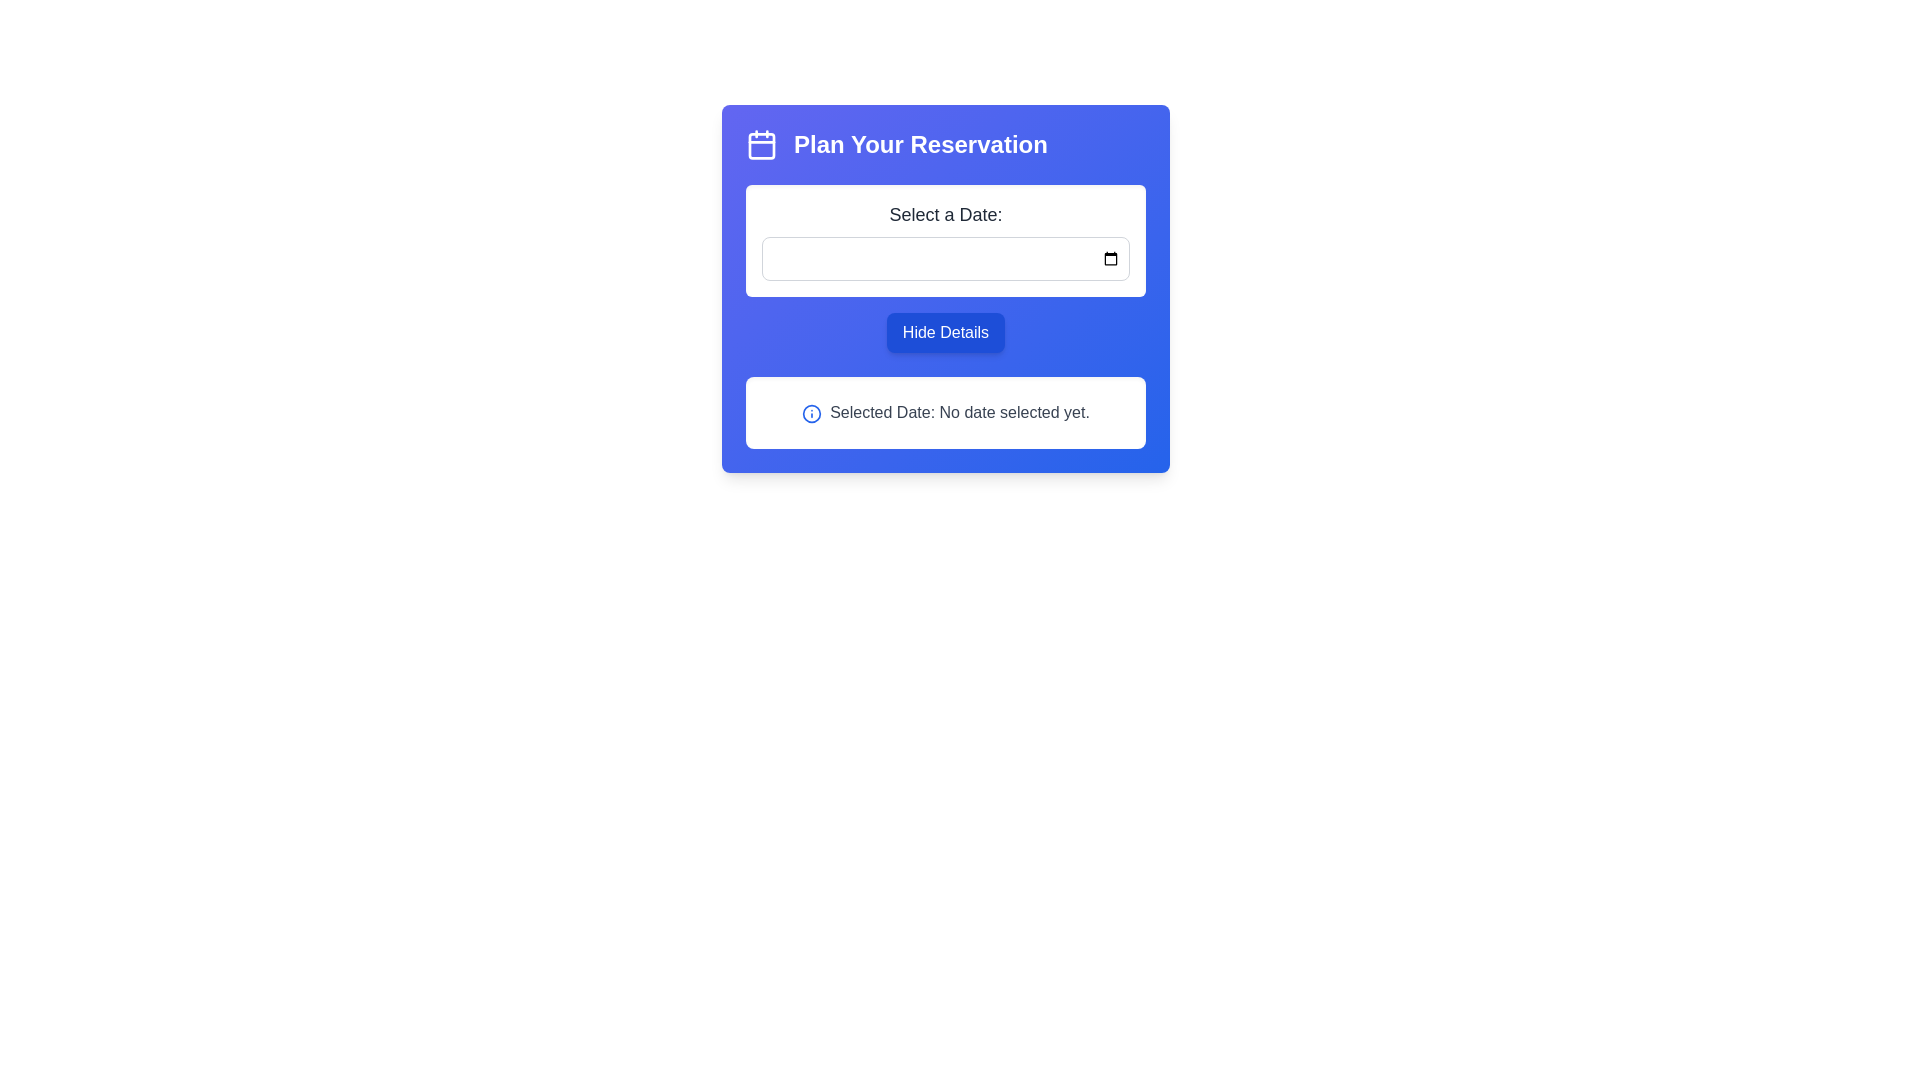  Describe the element at coordinates (944, 239) in the screenshot. I see `the date input field labeled 'Select a Date:'` at that location.